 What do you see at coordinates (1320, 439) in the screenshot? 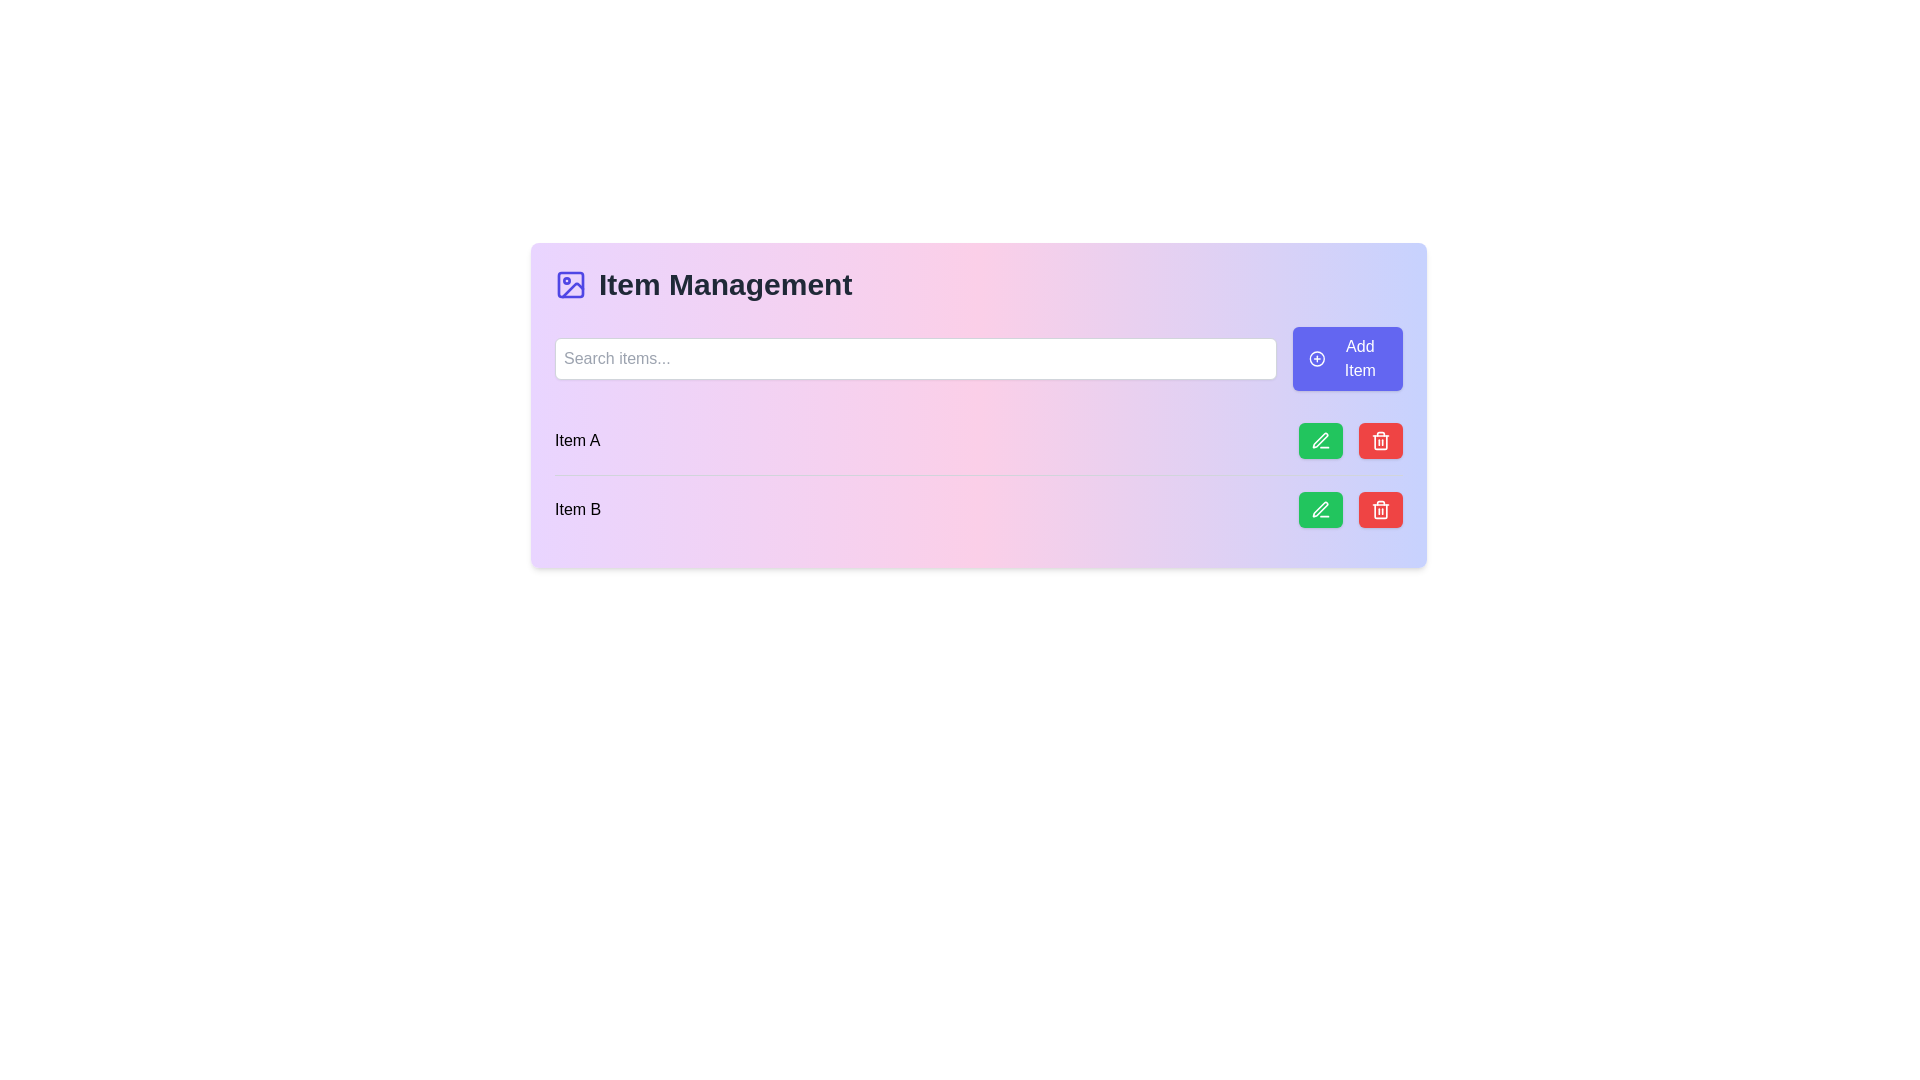
I see `the pen icon button with a green background located in the second row of items` at bounding box center [1320, 439].